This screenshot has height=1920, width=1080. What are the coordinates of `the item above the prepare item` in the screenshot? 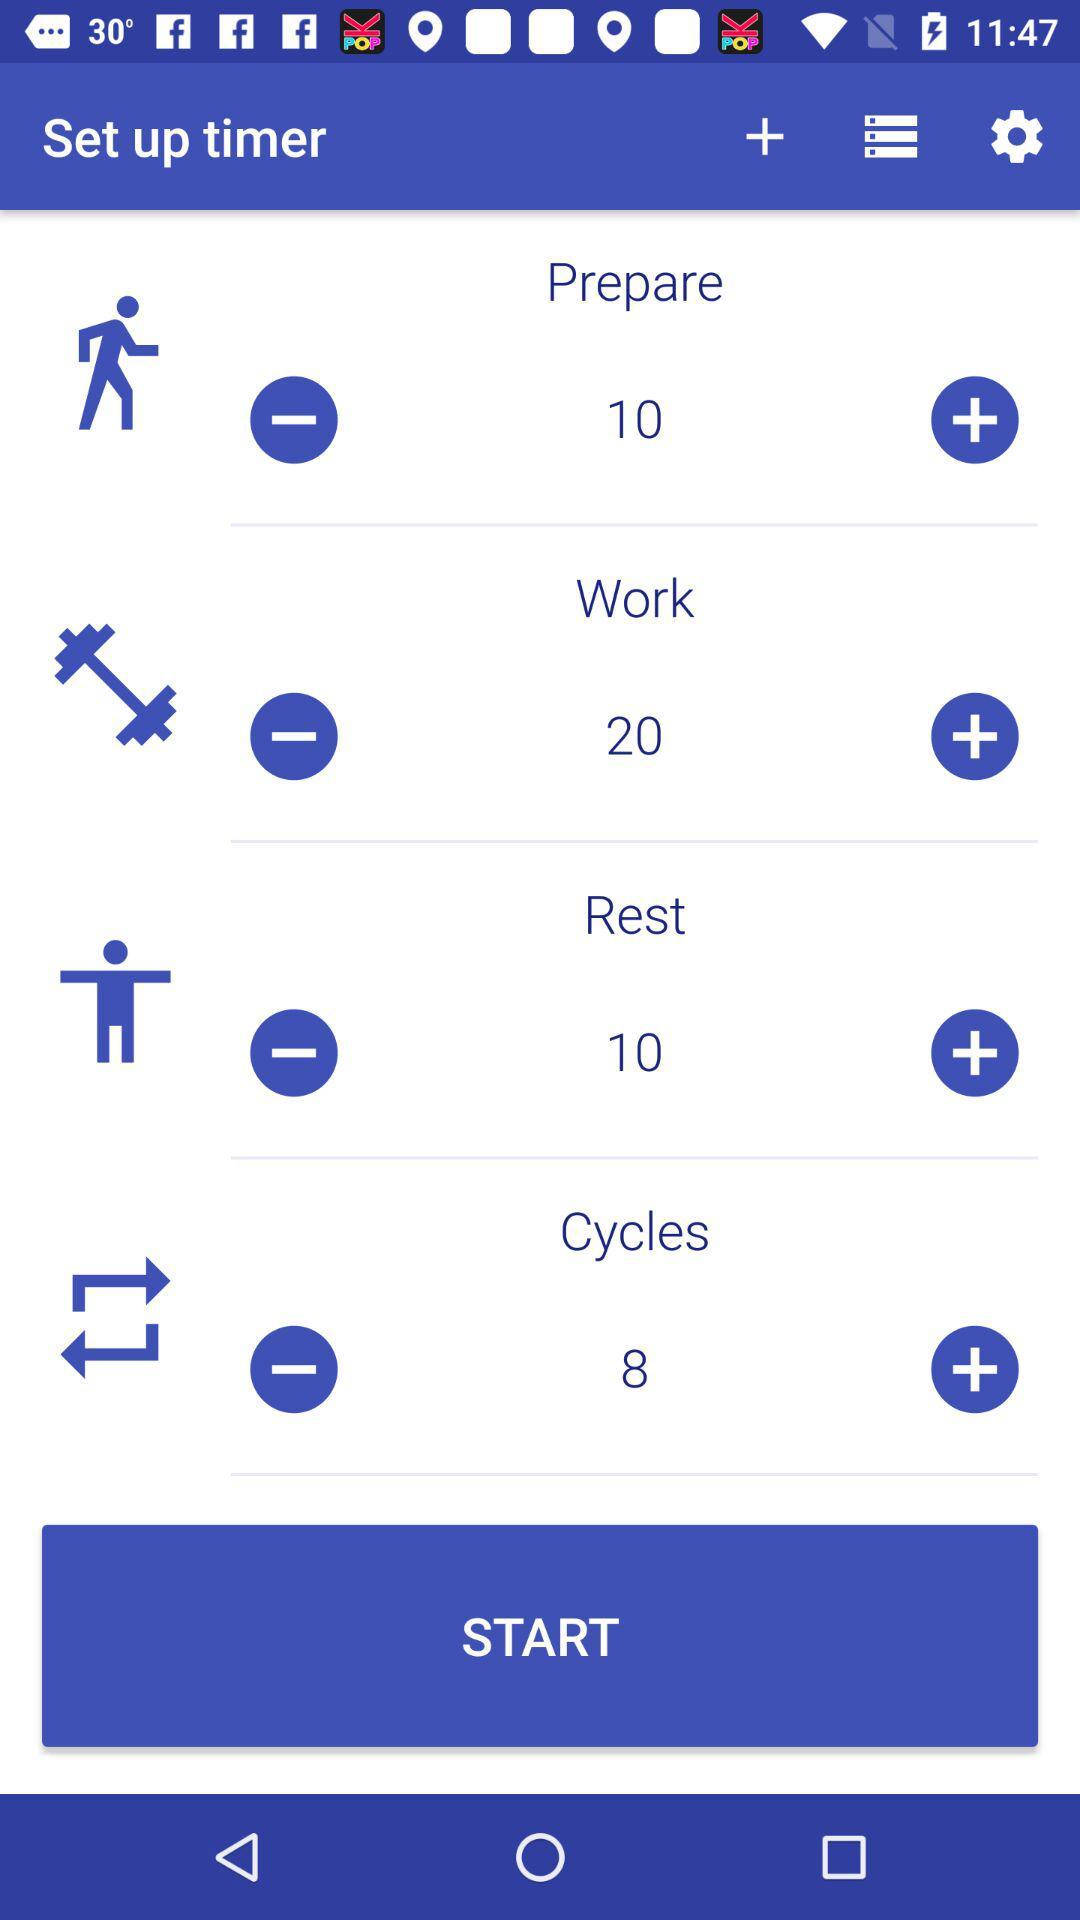 It's located at (764, 135).